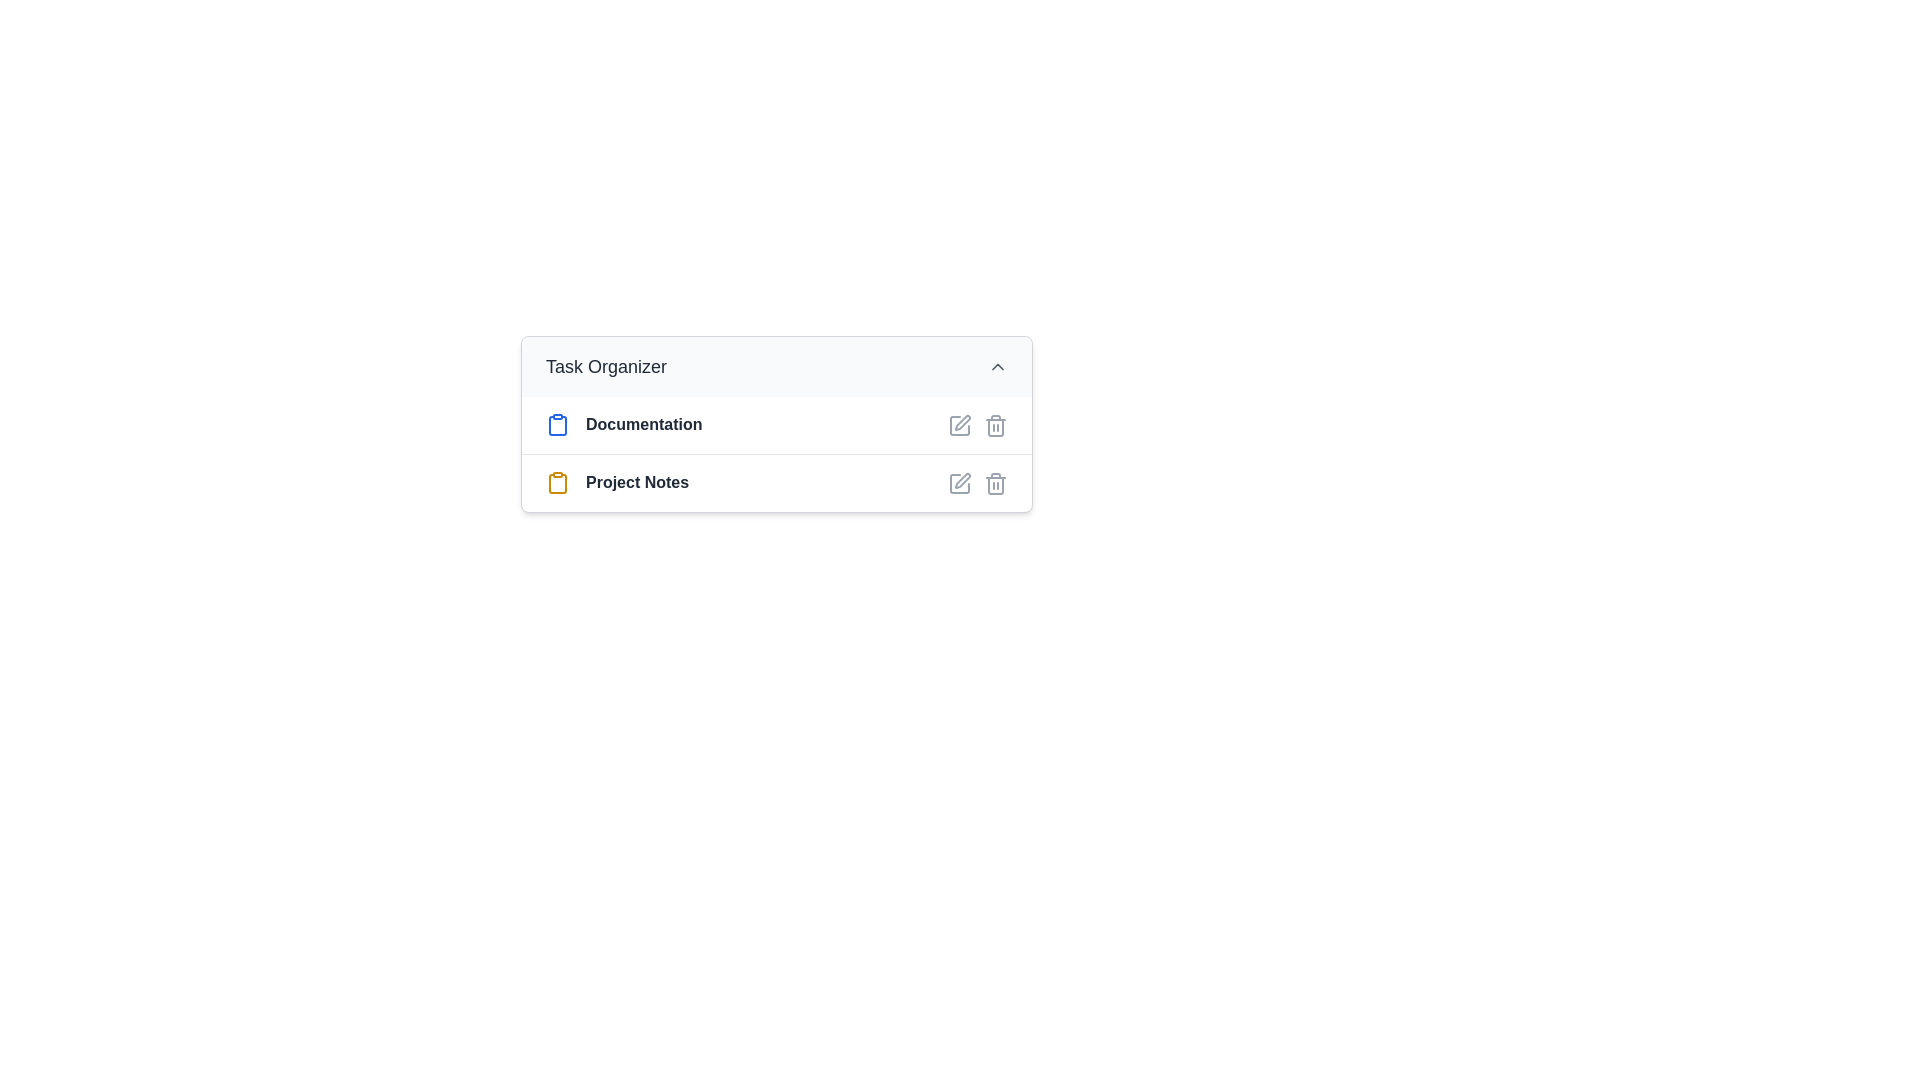 The image size is (1920, 1080). I want to click on the Spacer layout structure element located on the right end of the list item row for 'Project Notes', adjacent to the edit and delete icons, so click(848, 483).